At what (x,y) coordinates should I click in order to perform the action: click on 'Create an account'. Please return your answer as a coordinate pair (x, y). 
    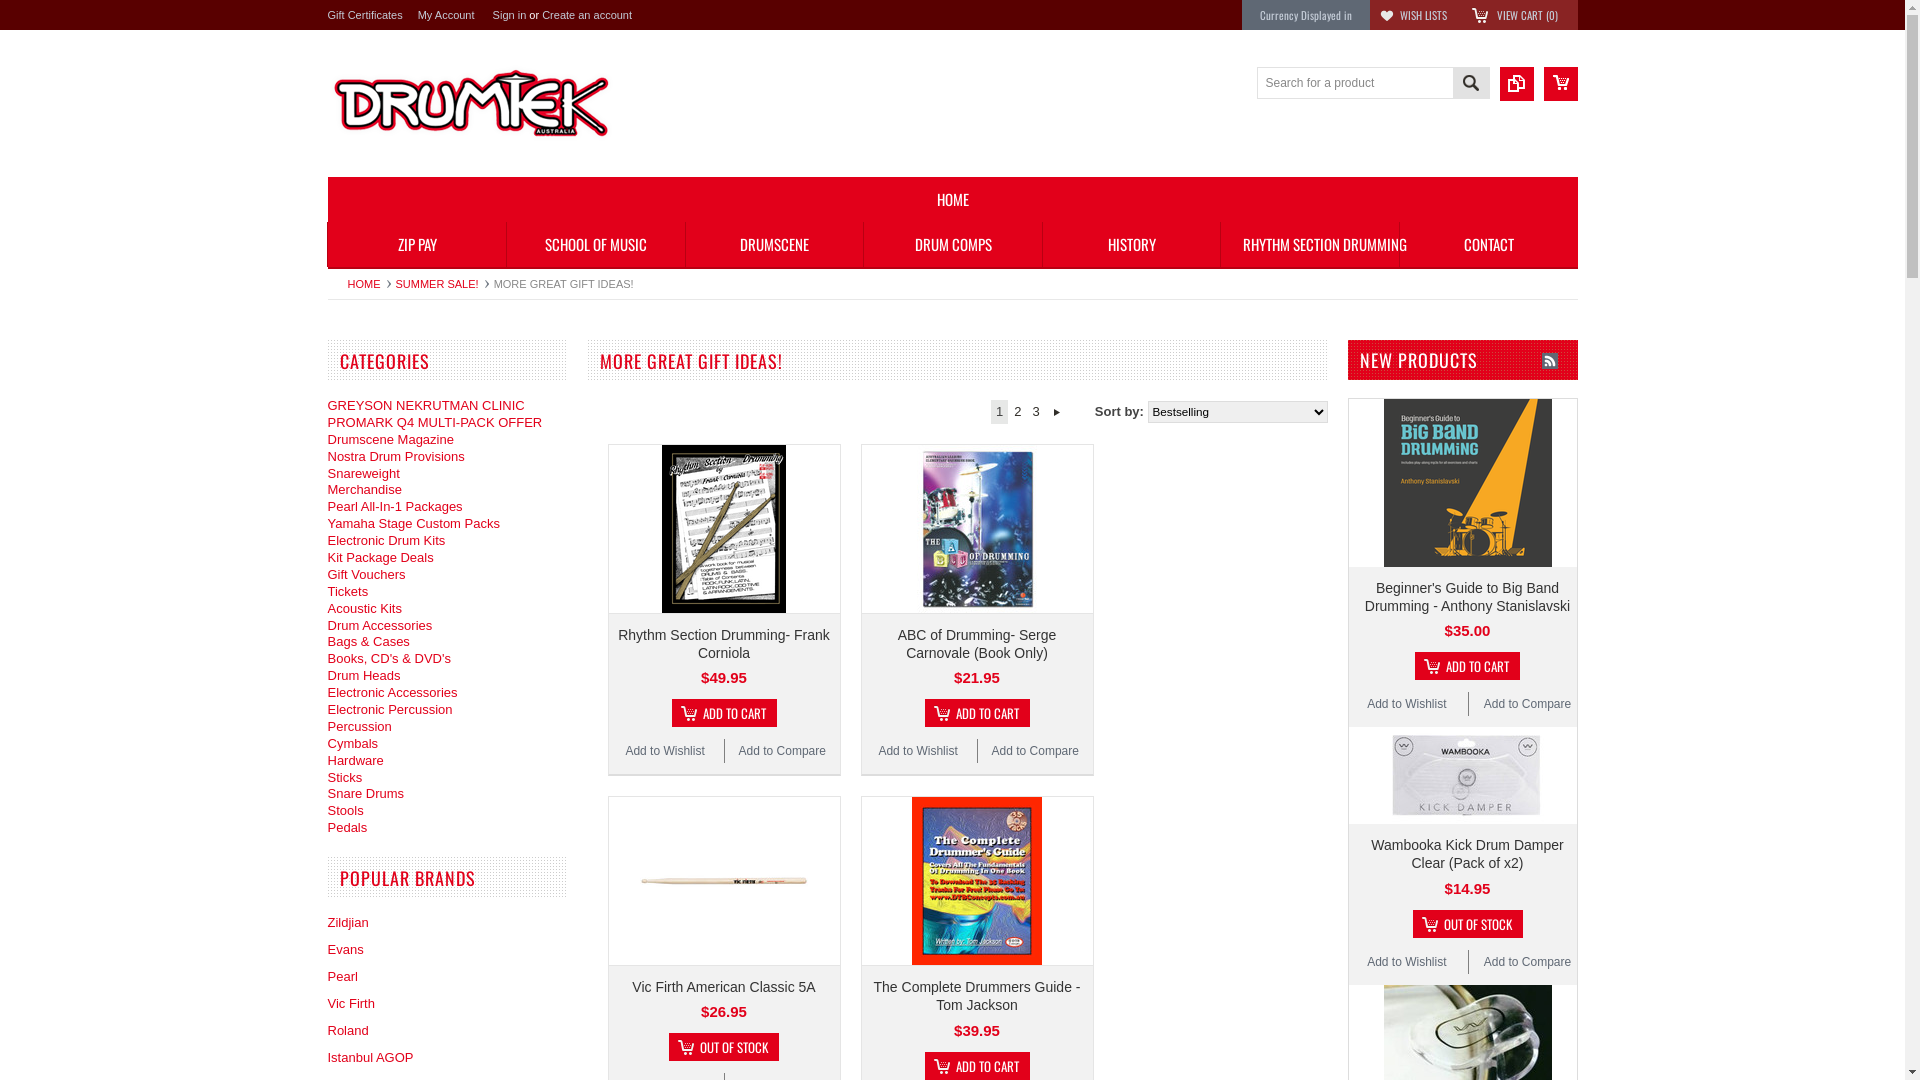
    Looking at the image, I should click on (585, 15).